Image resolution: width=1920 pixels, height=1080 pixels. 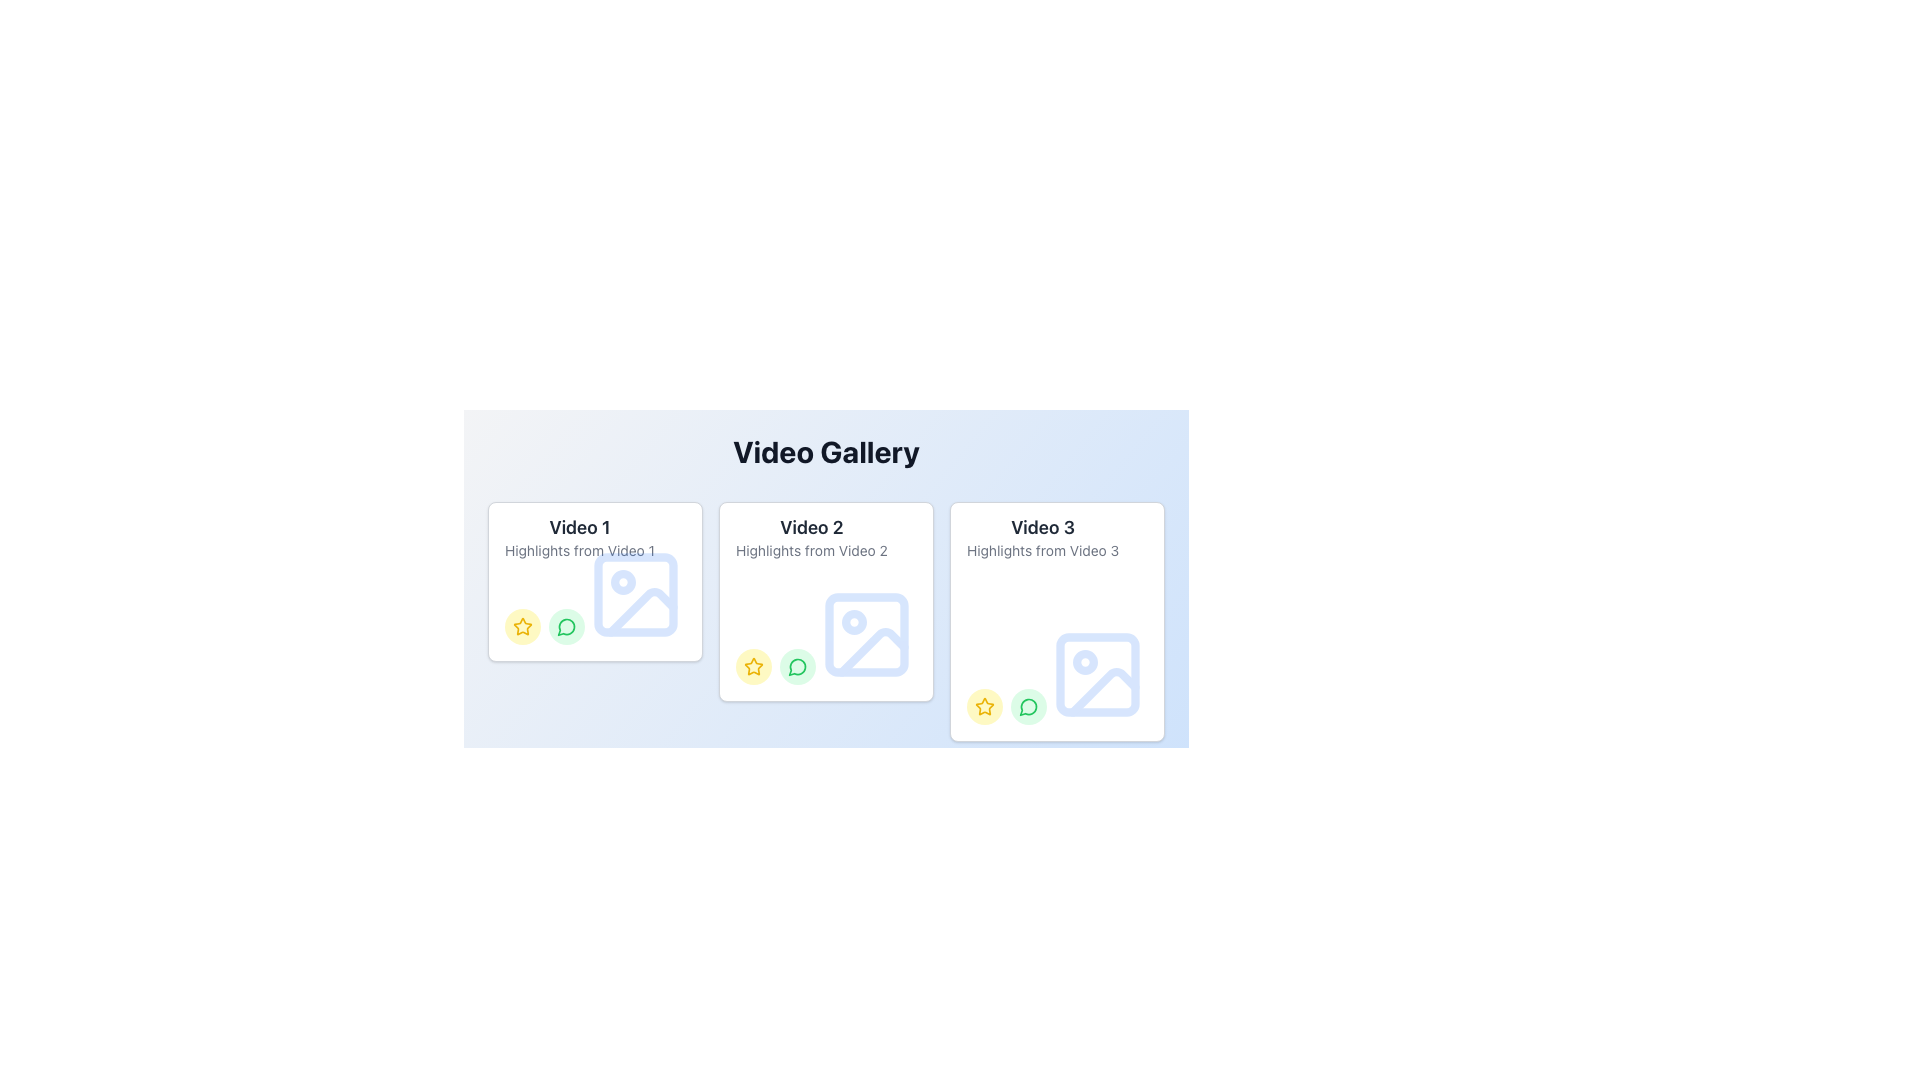 What do you see at coordinates (811, 527) in the screenshot?
I see `the static text element displaying 'Video 2', which is styled in a bold font and positioned at the top of the second card in a horizontally aligned grid of video content` at bounding box center [811, 527].